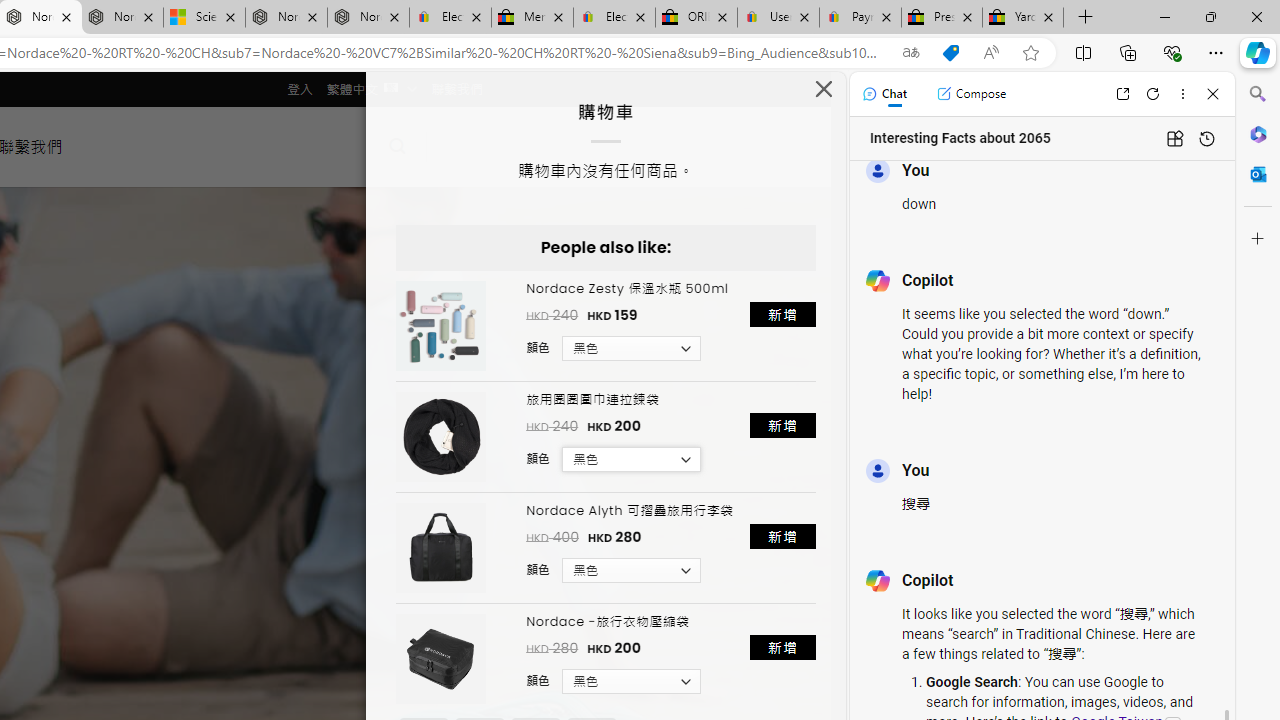  Describe the element at coordinates (860, 17) in the screenshot. I see `'Payments Terms of Use | eBay.com'` at that location.